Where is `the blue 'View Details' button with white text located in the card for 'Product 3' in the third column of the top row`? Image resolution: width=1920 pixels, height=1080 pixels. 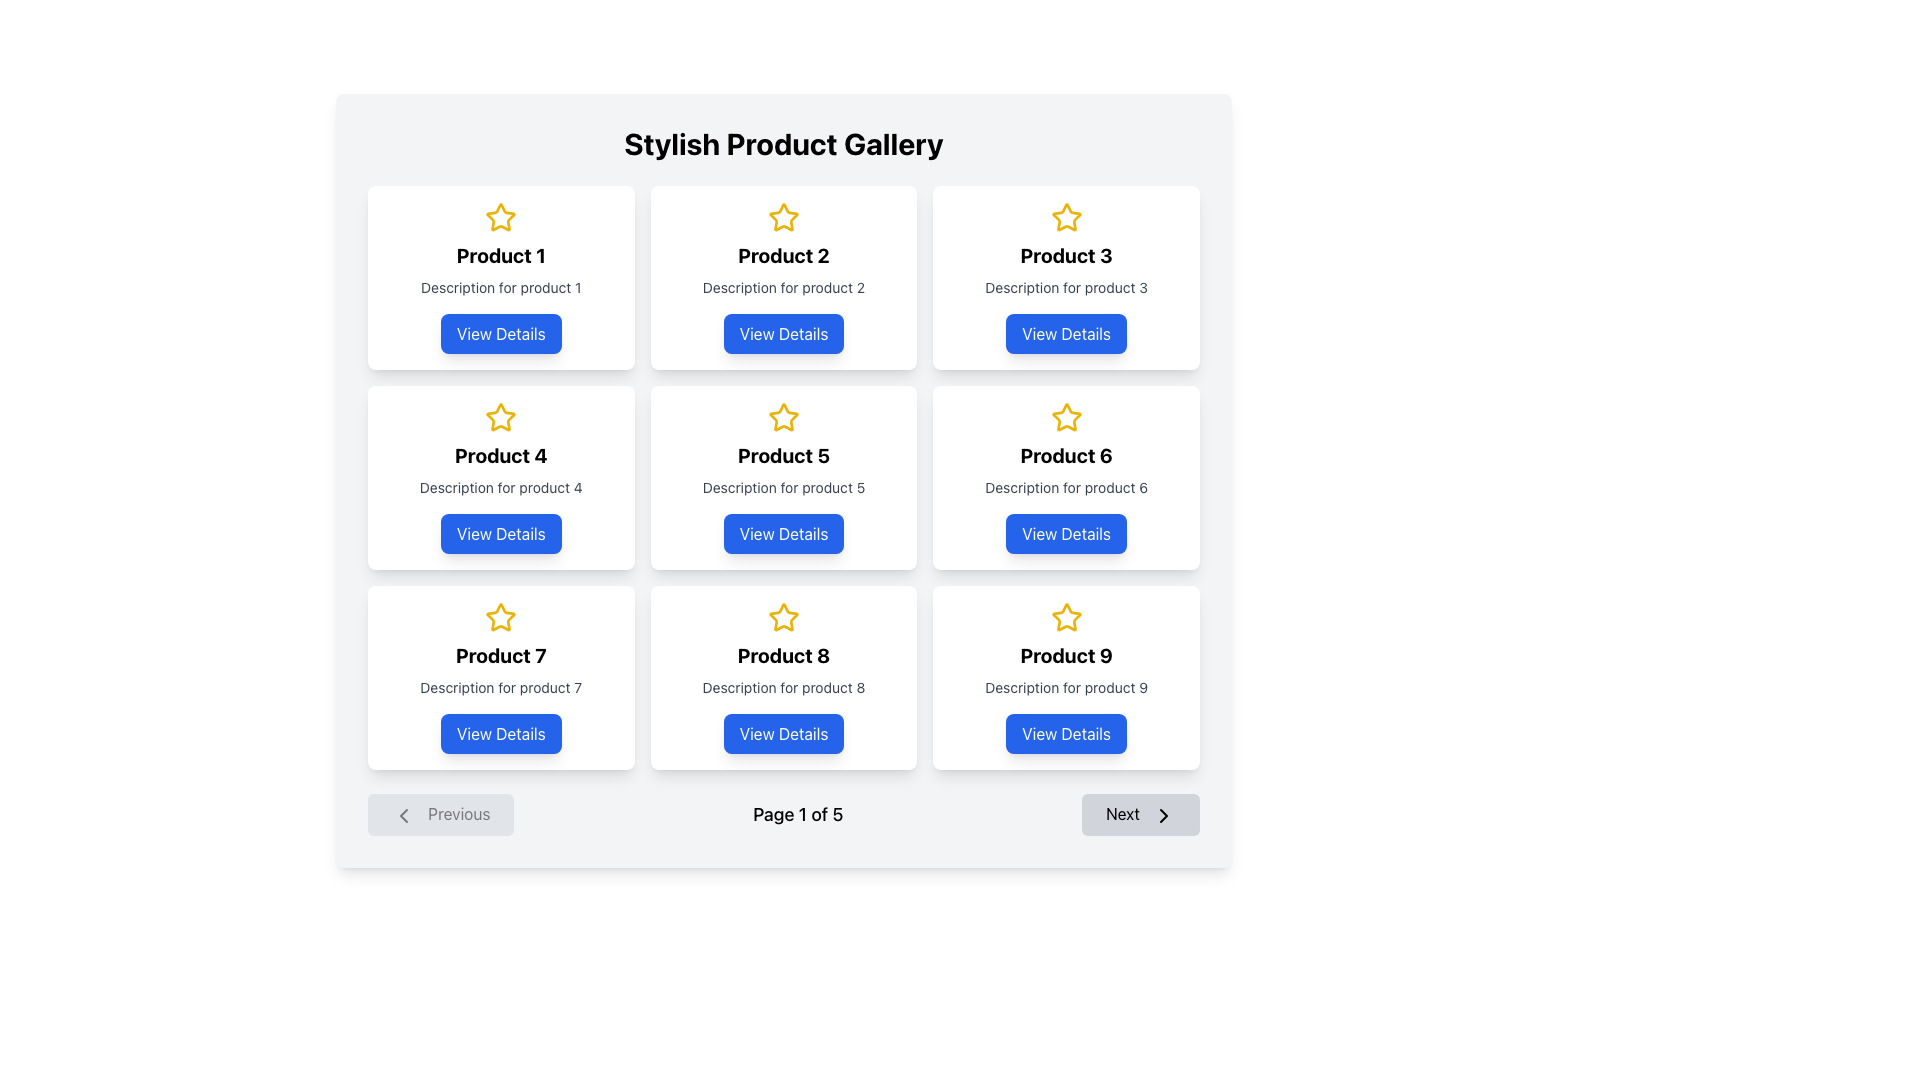 the blue 'View Details' button with white text located in the card for 'Product 3' in the third column of the top row is located at coordinates (1065, 333).